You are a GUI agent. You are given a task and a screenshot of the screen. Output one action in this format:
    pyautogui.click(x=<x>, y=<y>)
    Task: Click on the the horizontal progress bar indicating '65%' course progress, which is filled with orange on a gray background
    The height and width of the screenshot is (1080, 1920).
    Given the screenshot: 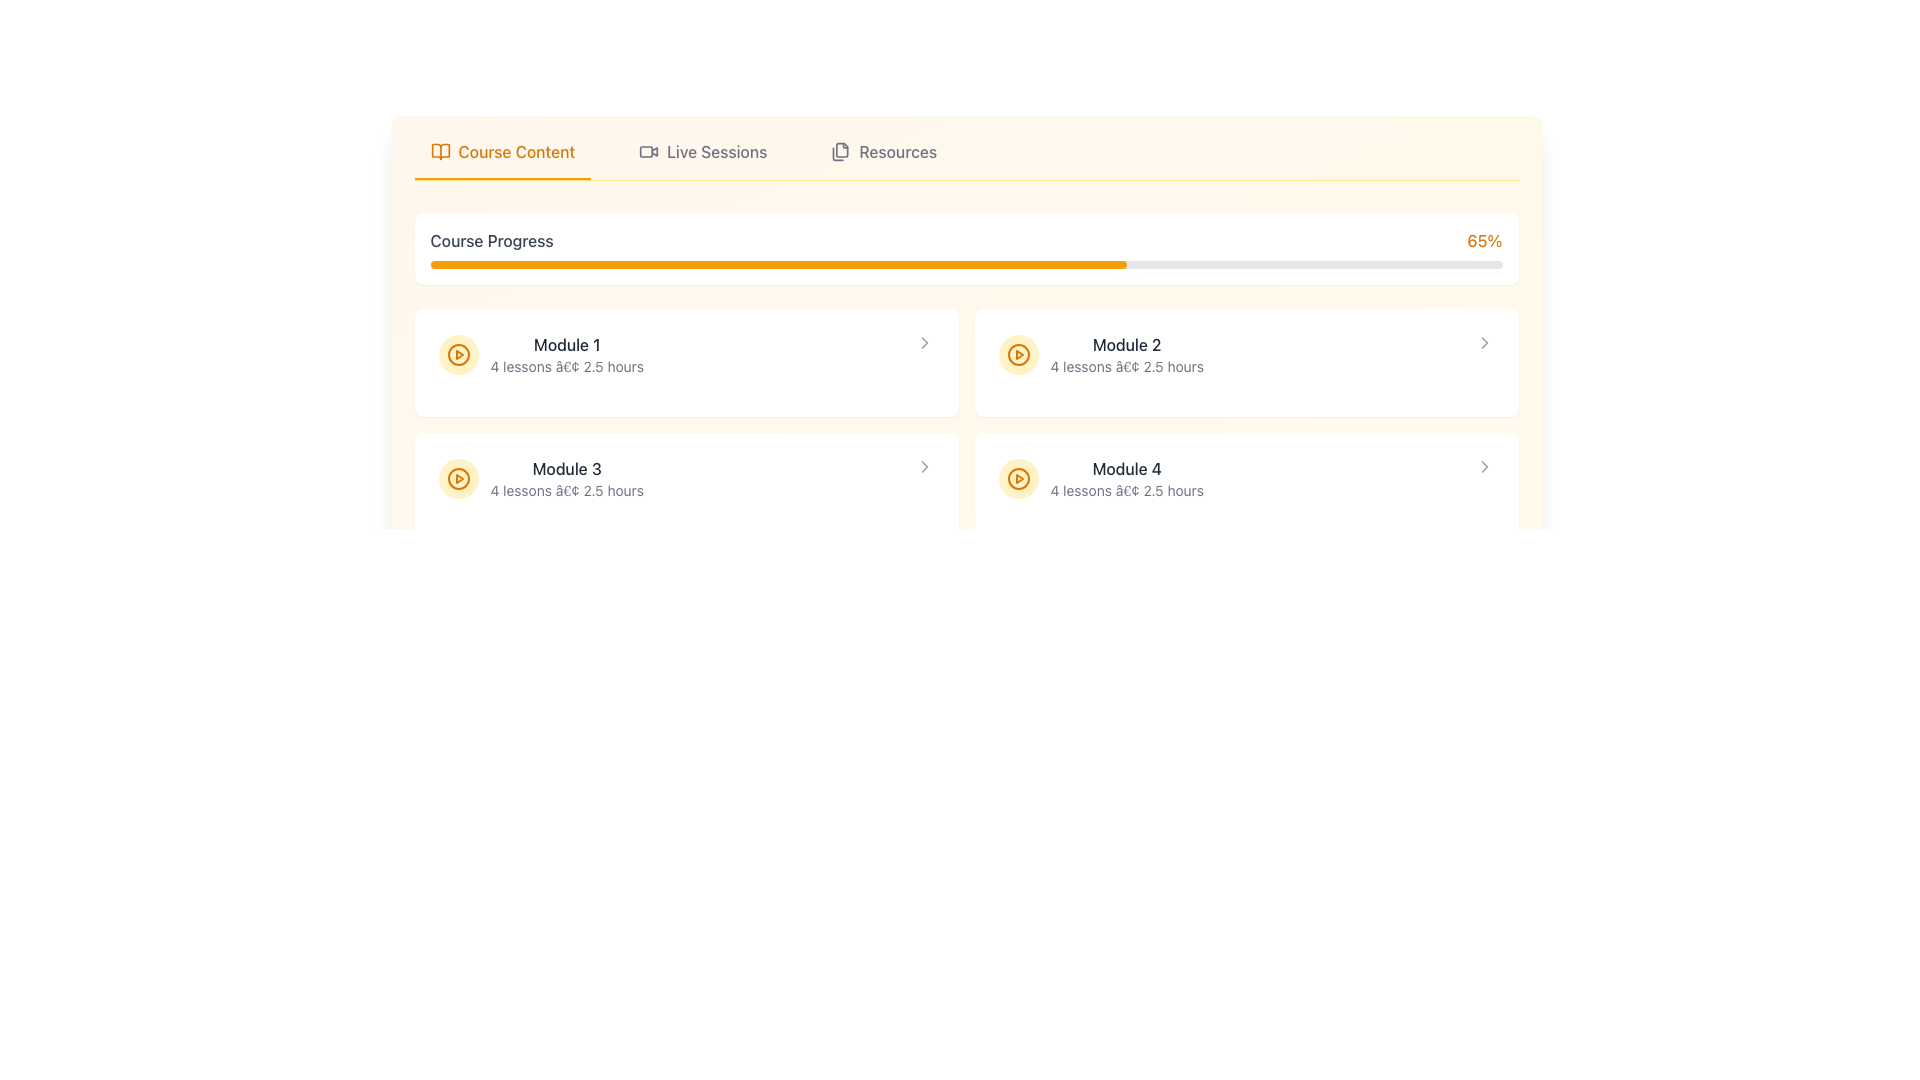 What is the action you would take?
    pyautogui.click(x=966, y=264)
    